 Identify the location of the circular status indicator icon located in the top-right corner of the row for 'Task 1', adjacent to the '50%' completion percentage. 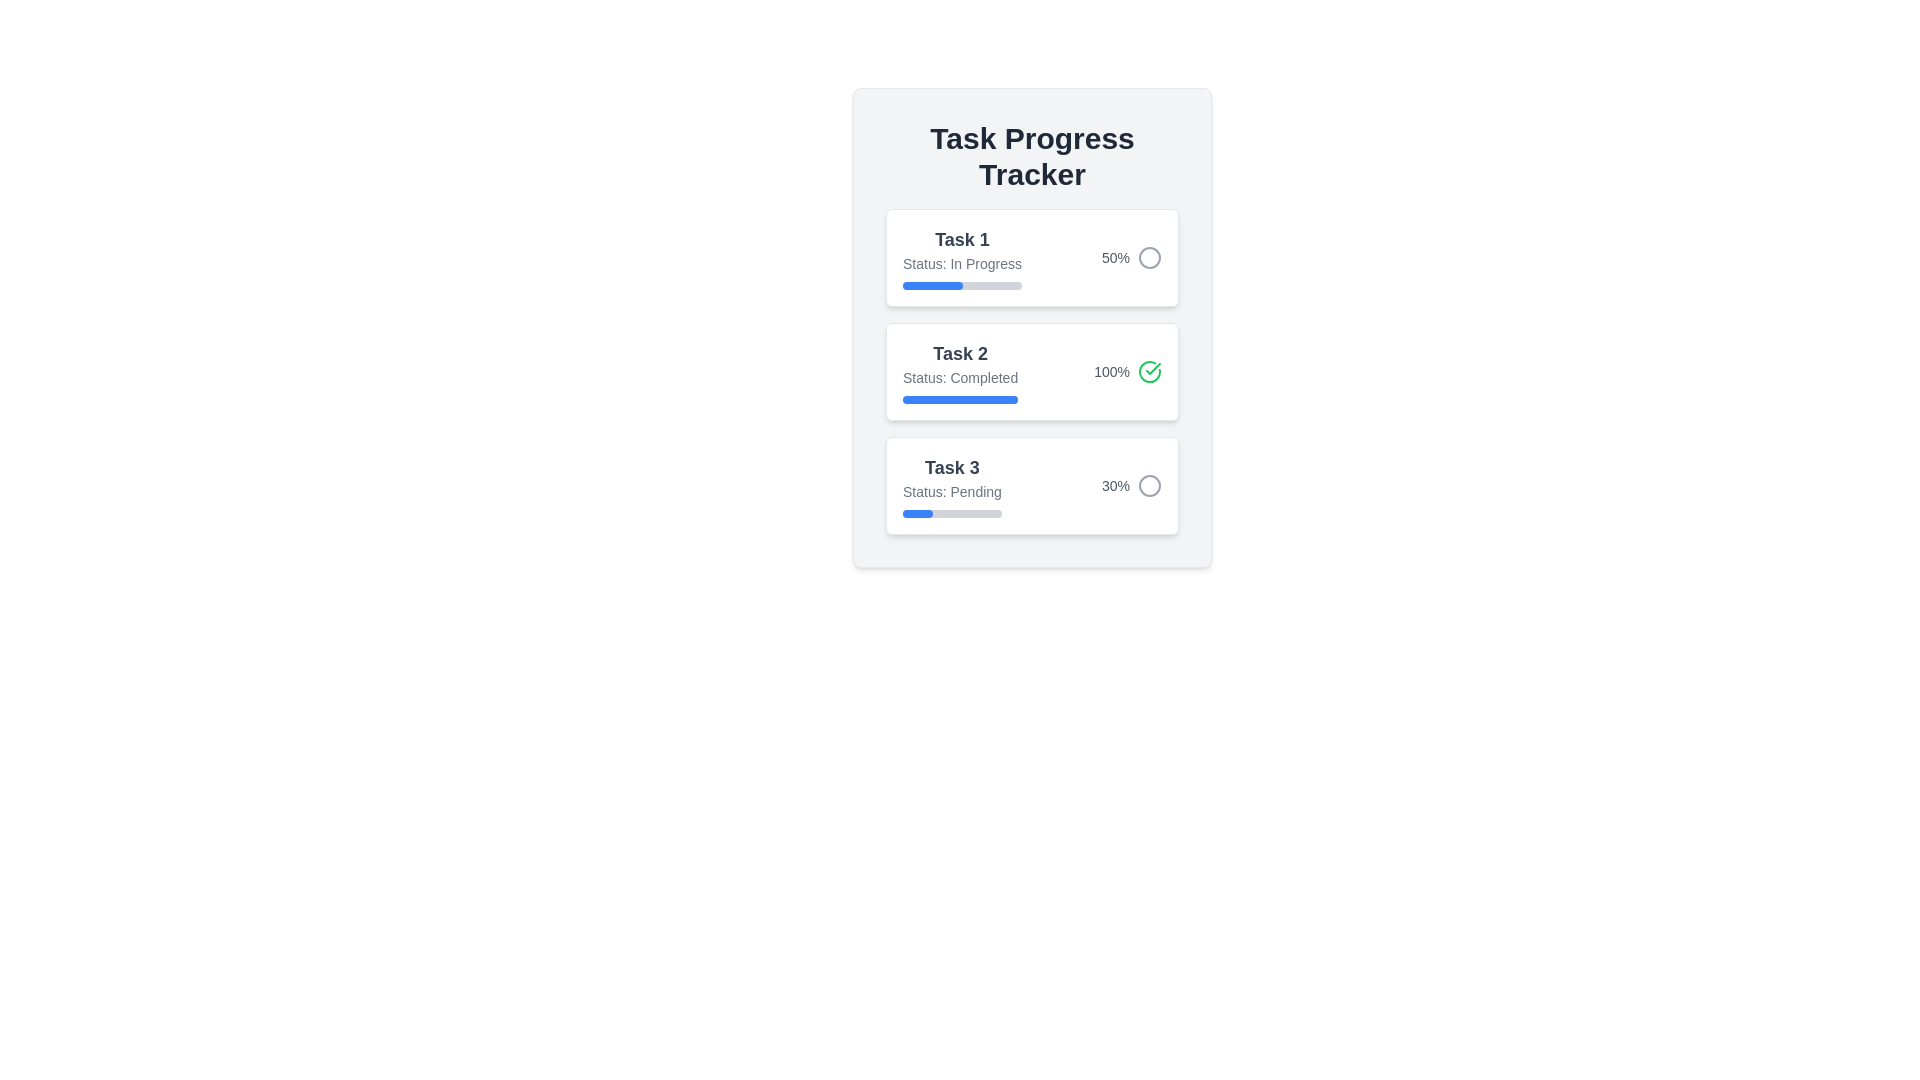
(1150, 257).